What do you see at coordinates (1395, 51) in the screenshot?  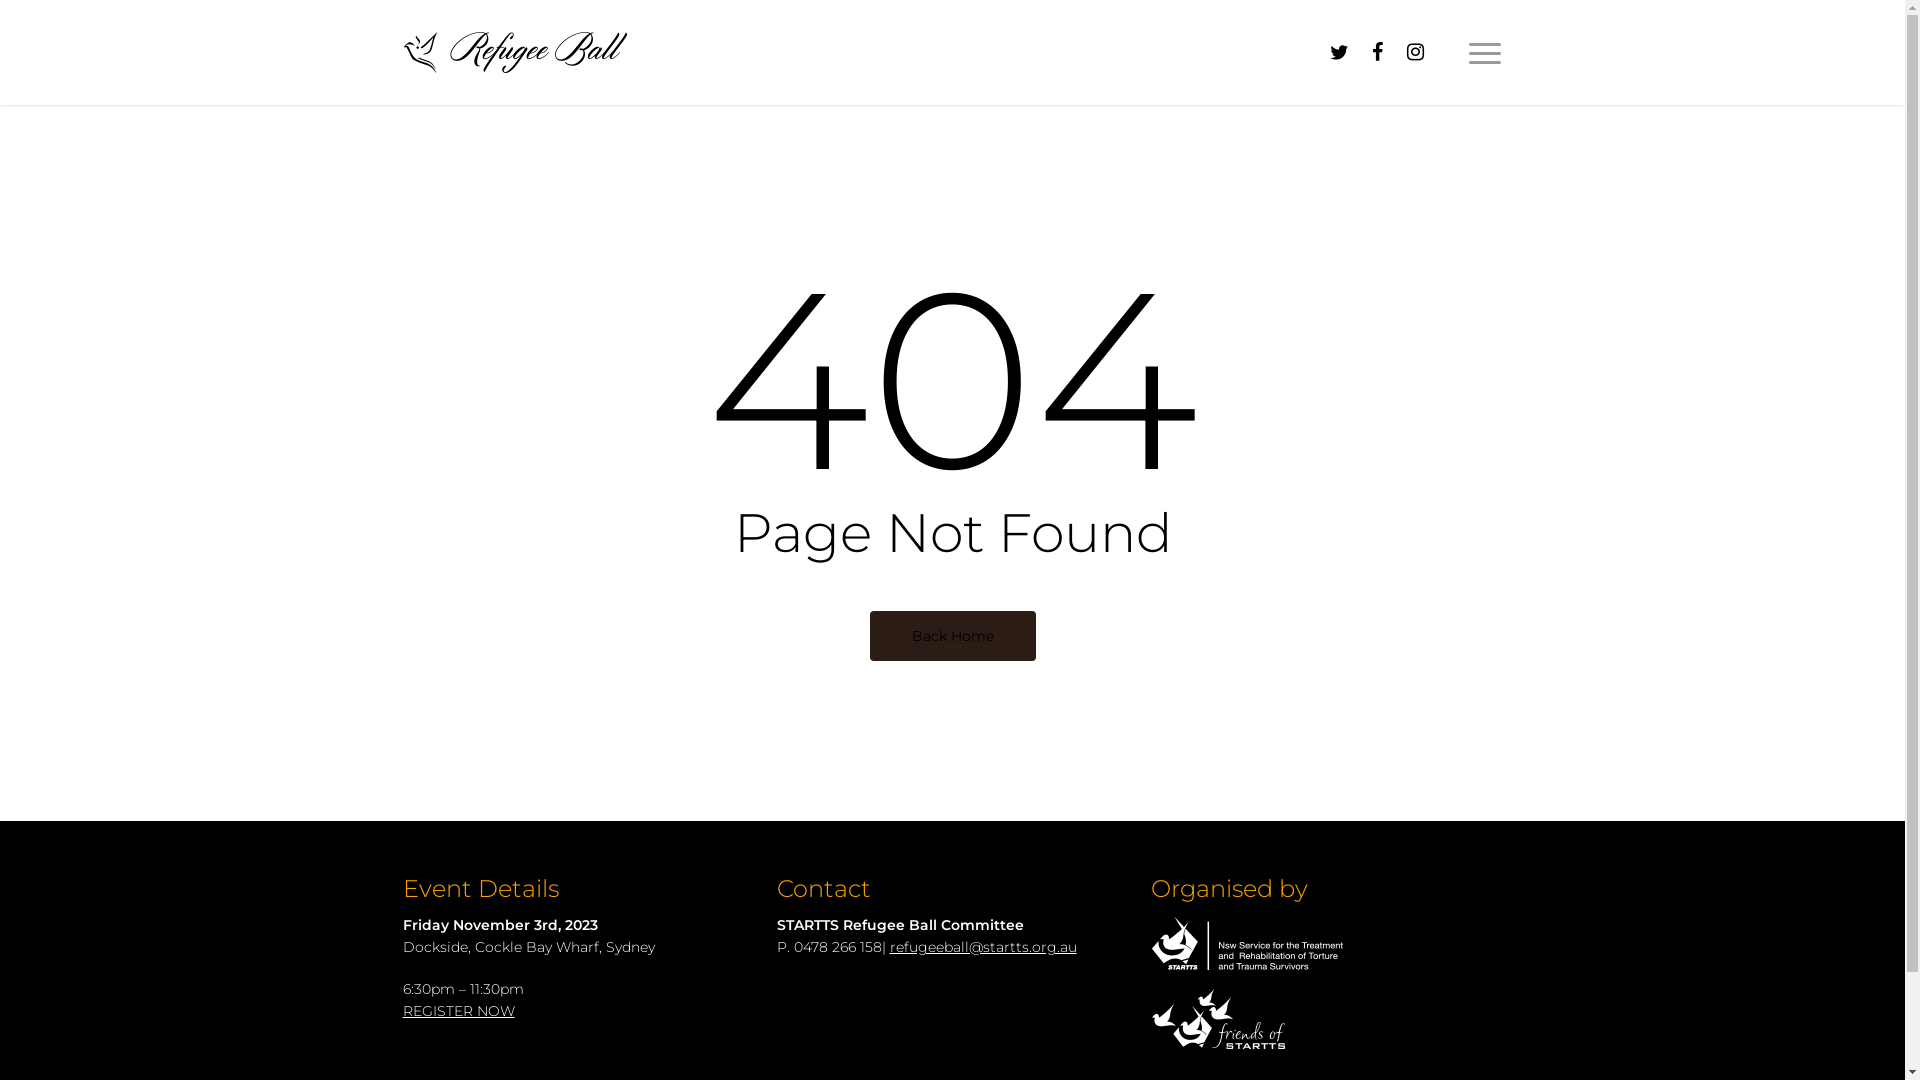 I see `'instagram'` at bounding box center [1395, 51].